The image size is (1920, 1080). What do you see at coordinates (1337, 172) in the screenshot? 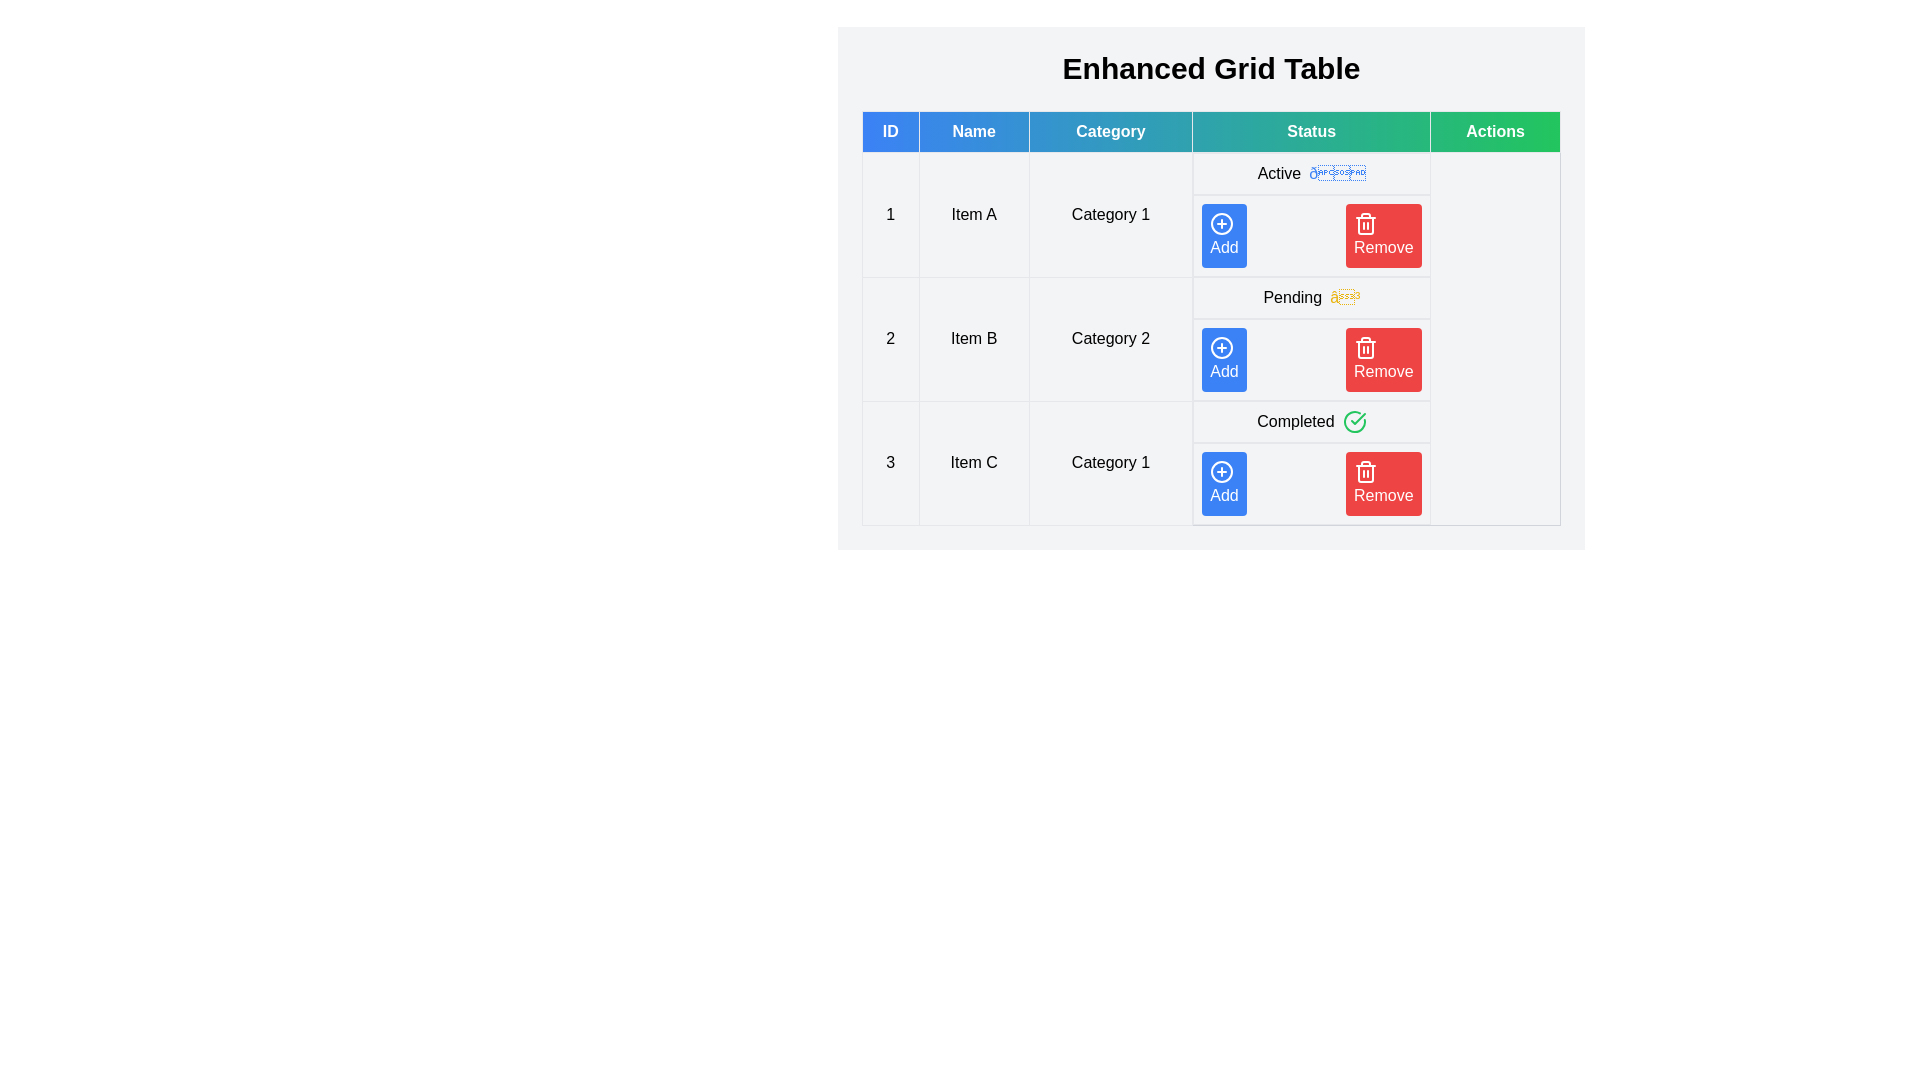
I see `the status icon in the 'Status' column of the table to display its meaning` at bounding box center [1337, 172].